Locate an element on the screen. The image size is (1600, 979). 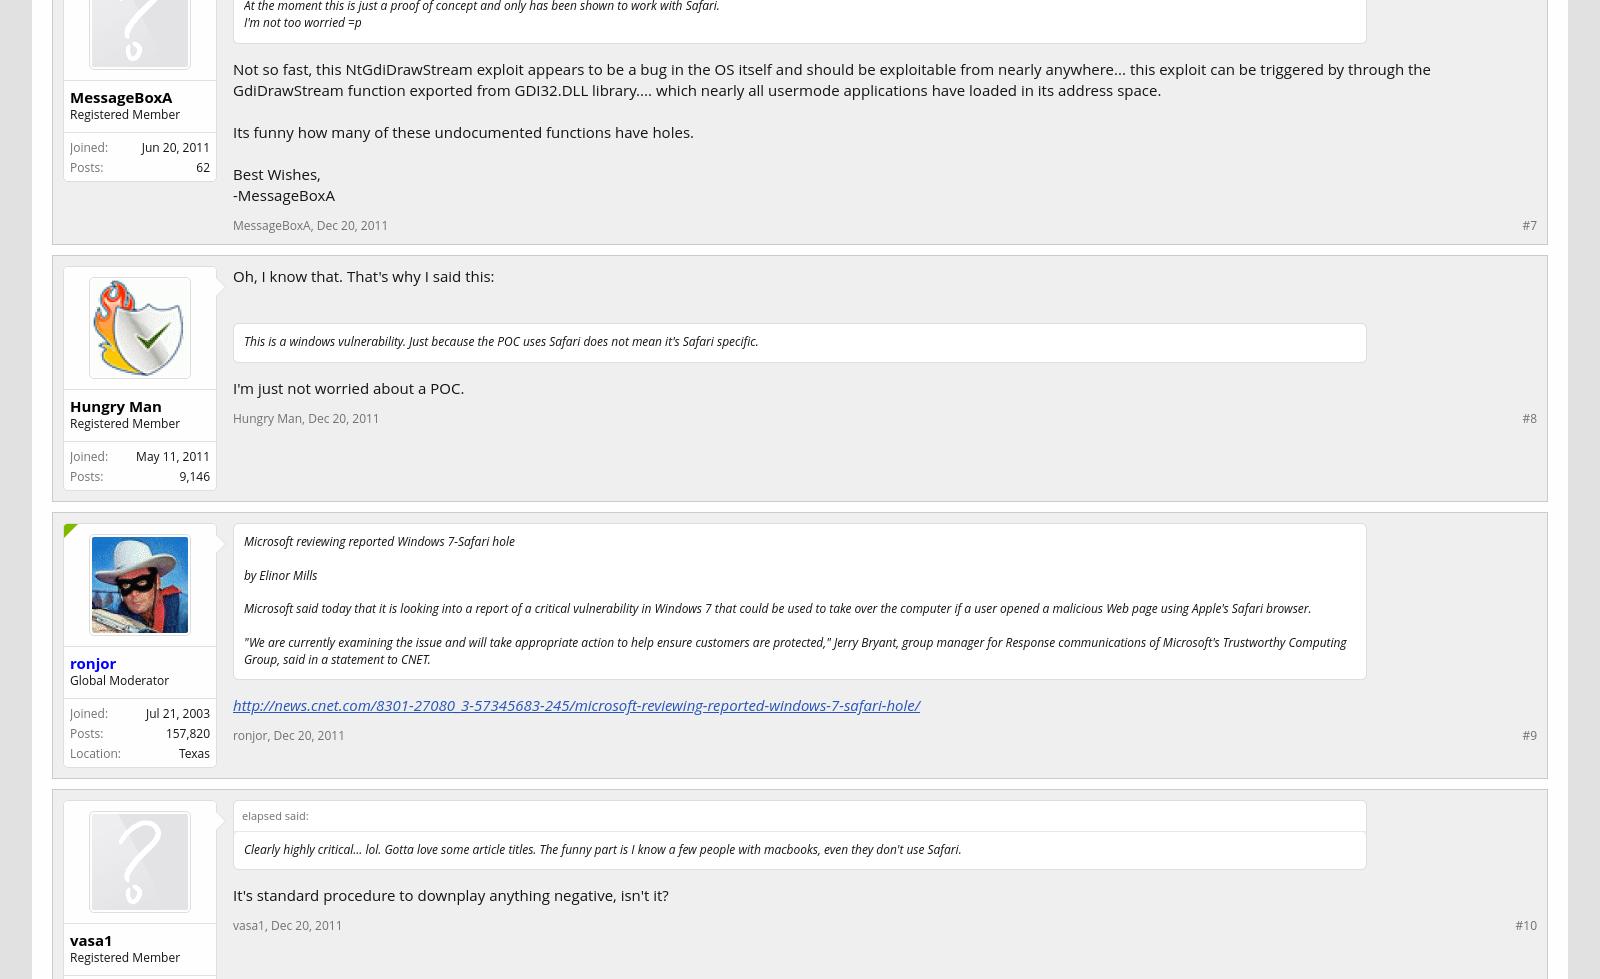
'Microsoft reviewing reported Windows 7-Safari hole' is located at coordinates (379, 540).